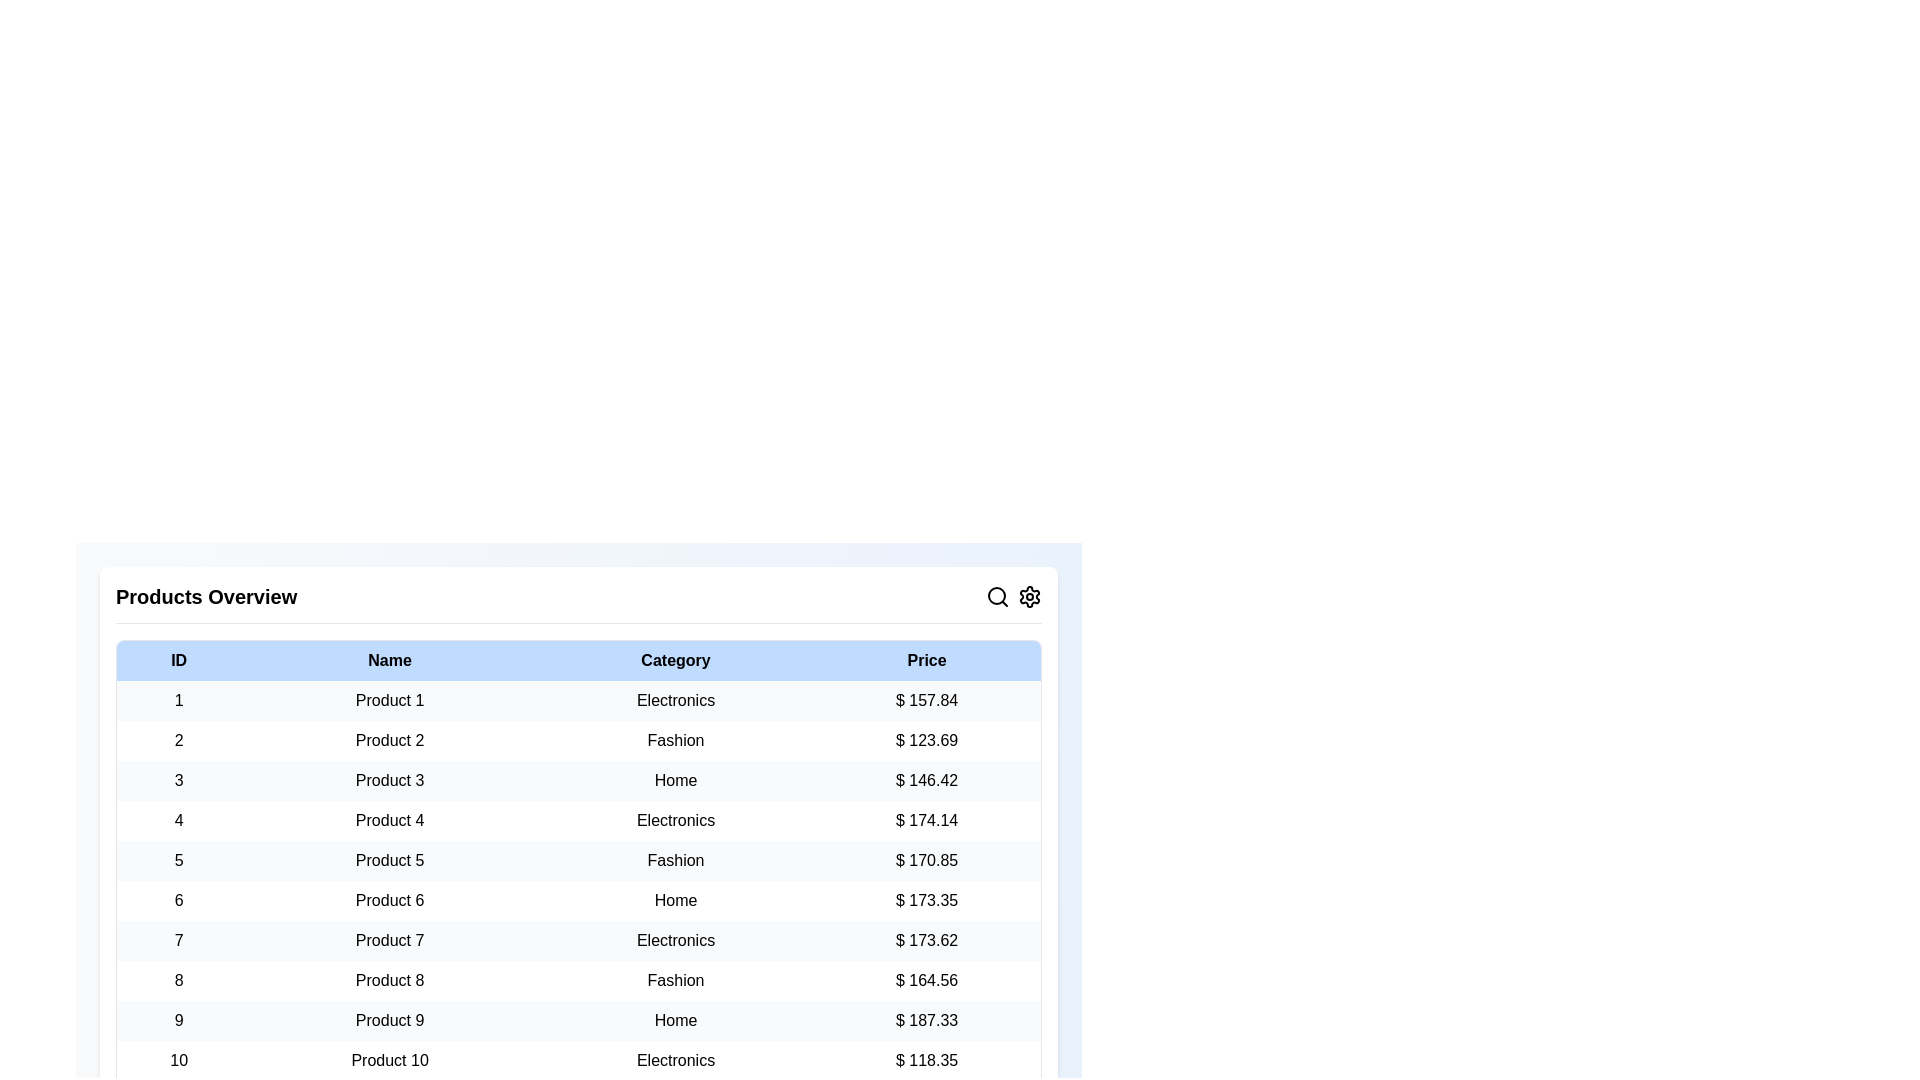  Describe the element at coordinates (925, 660) in the screenshot. I see `the column header to sort the table by Price` at that location.